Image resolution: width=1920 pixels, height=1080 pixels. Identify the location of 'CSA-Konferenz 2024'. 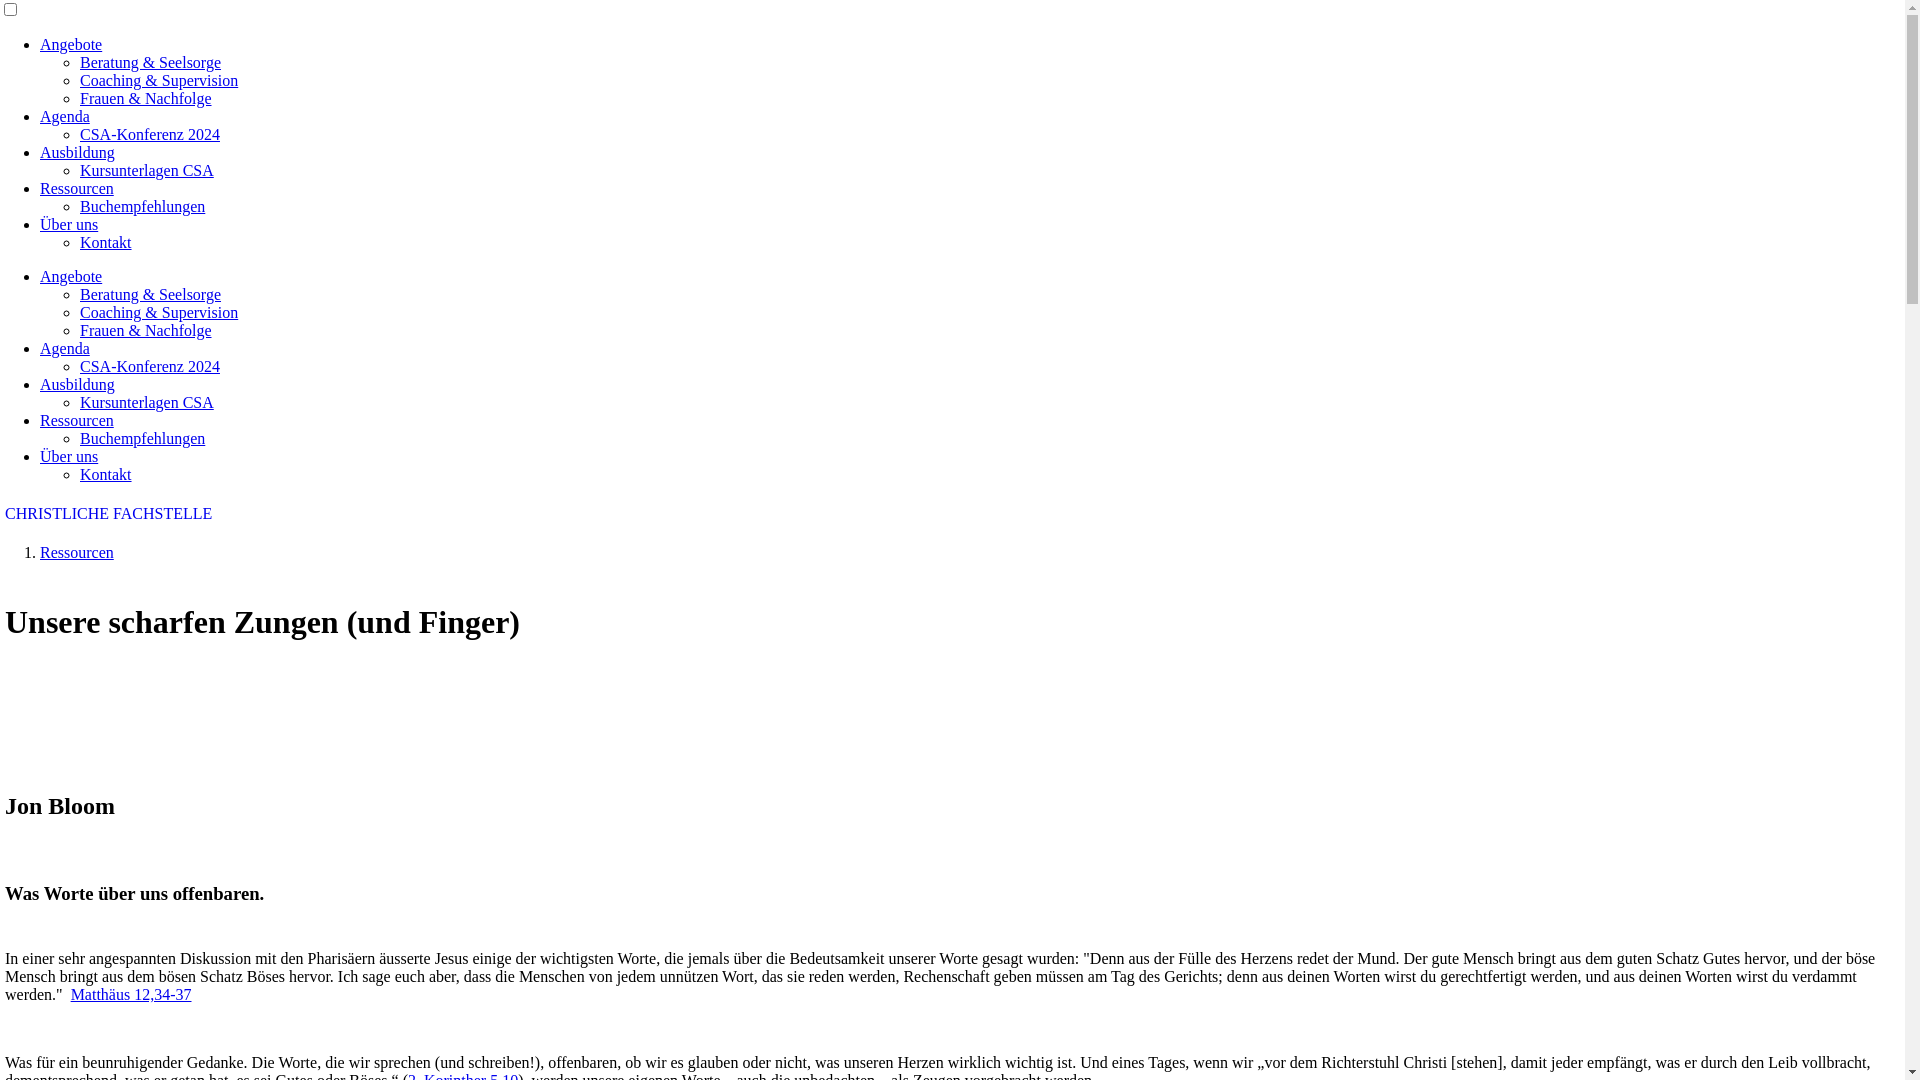
(148, 134).